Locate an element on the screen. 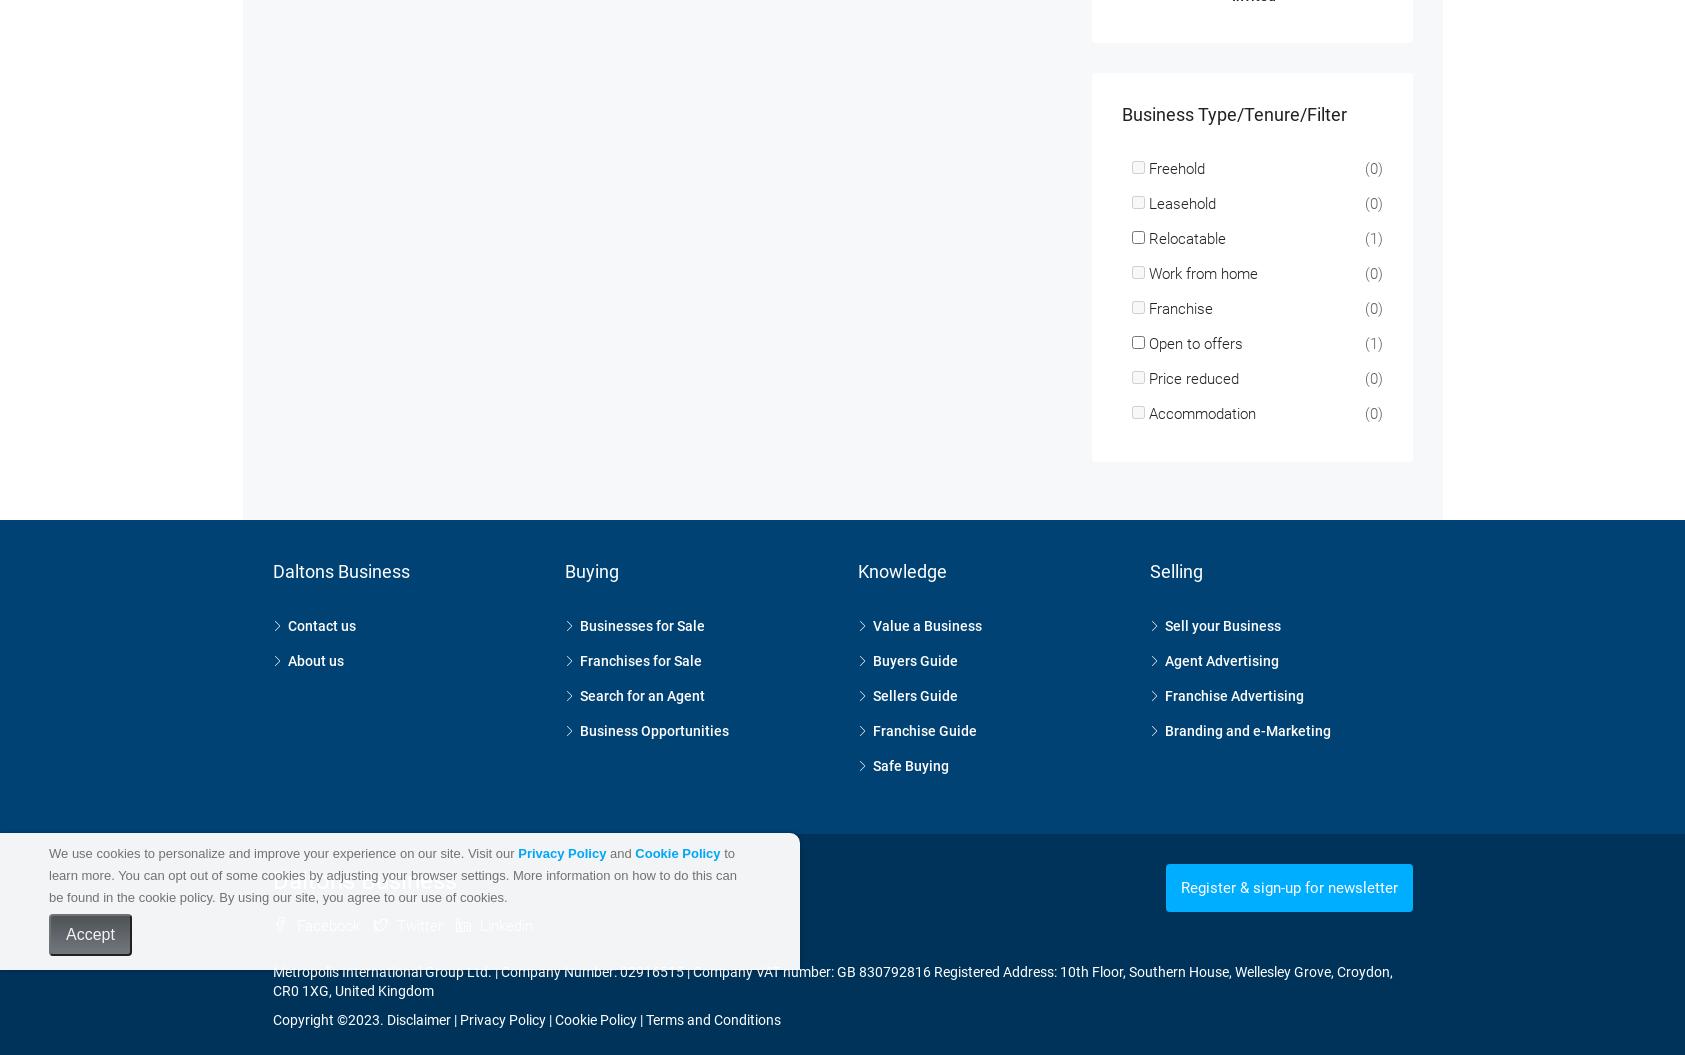 This screenshot has width=1685, height=1055. 'Cookie Policy' is located at coordinates (594, 994).